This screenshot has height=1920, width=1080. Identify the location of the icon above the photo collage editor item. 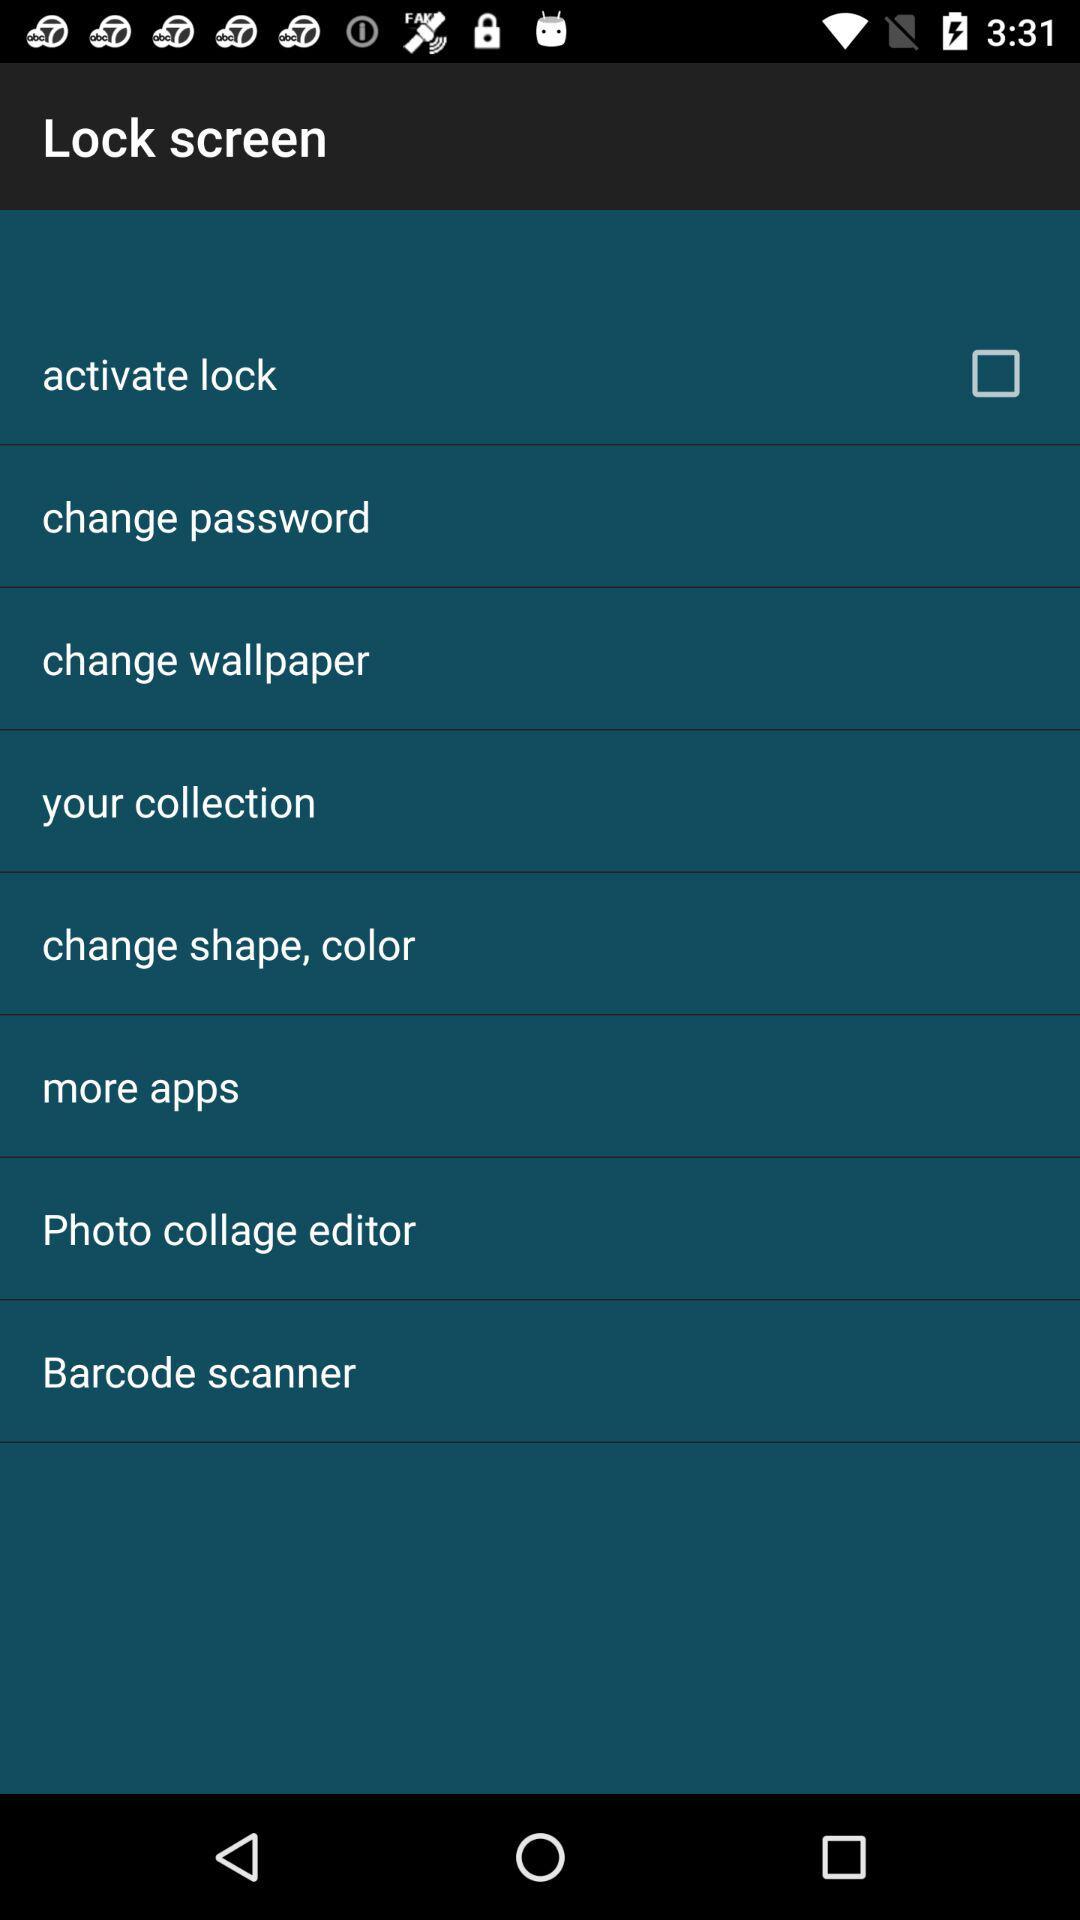
(140, 1084).